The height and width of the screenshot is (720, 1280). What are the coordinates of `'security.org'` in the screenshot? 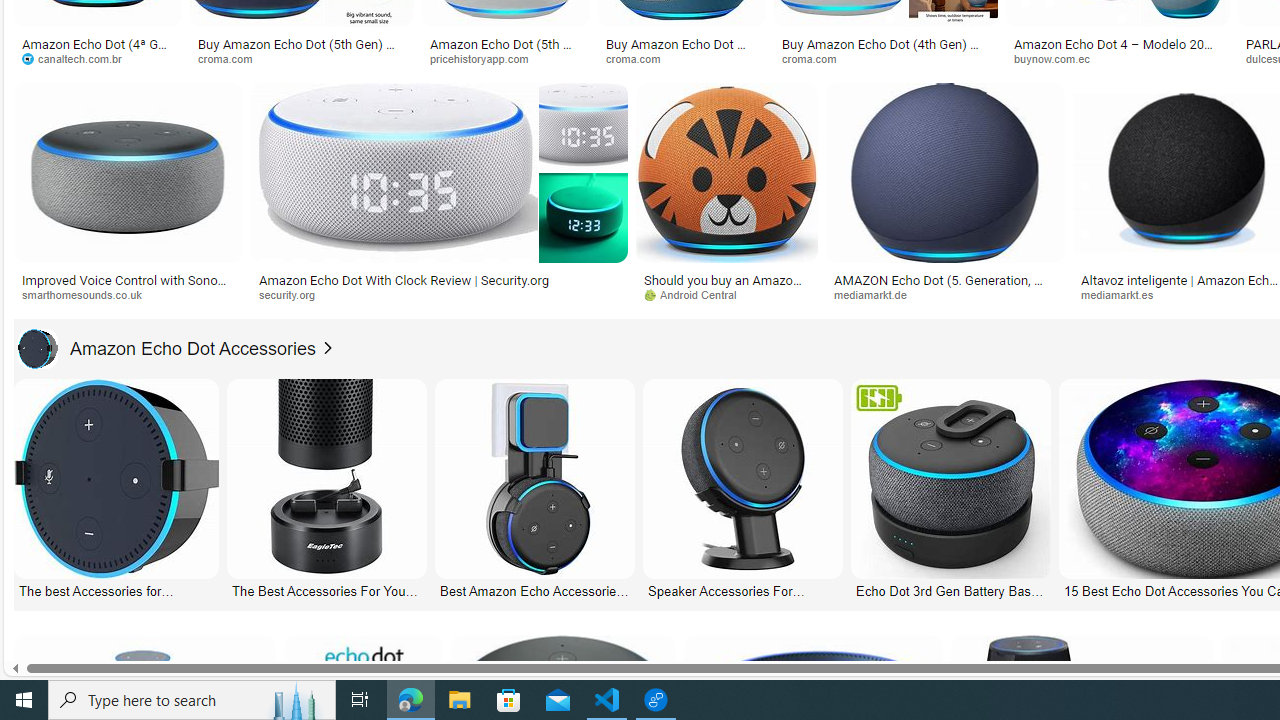 It's located at (293, 294).